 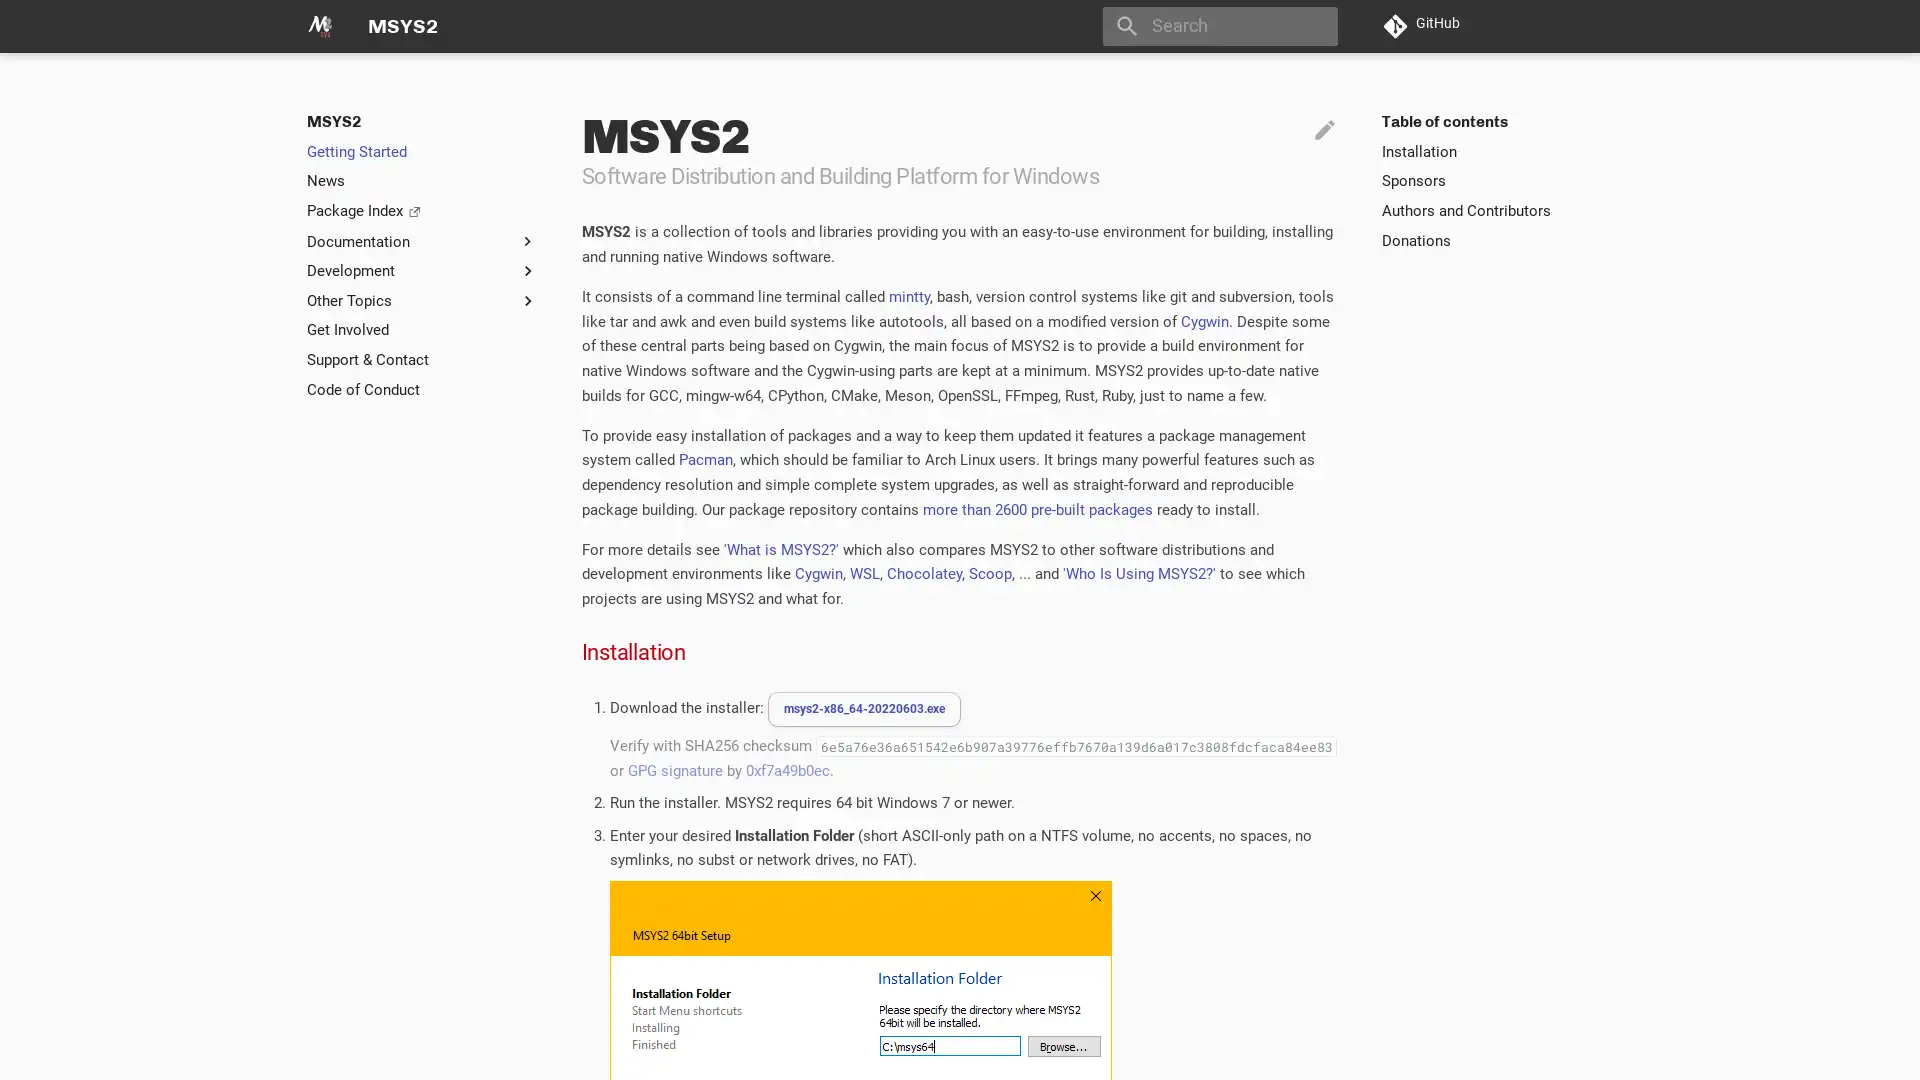 What do you see at coordinates (1314, 26) in the screenshot?
I see `Clear` at bounding box center [1314, 26].